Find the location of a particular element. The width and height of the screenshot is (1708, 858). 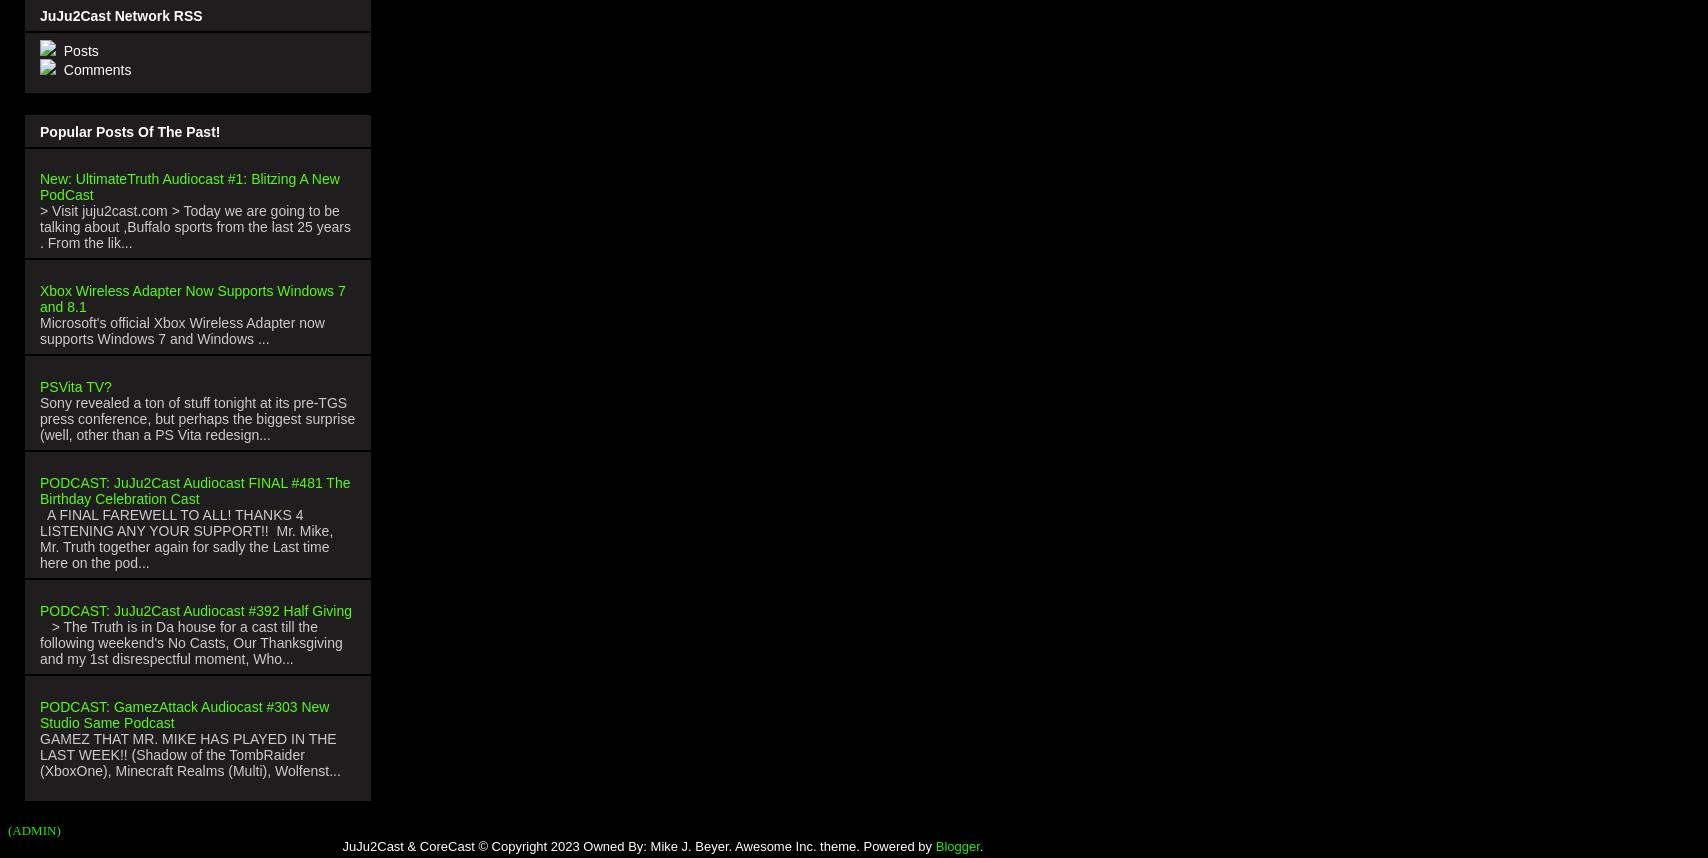

'.' is located at coordinates (981, 844).